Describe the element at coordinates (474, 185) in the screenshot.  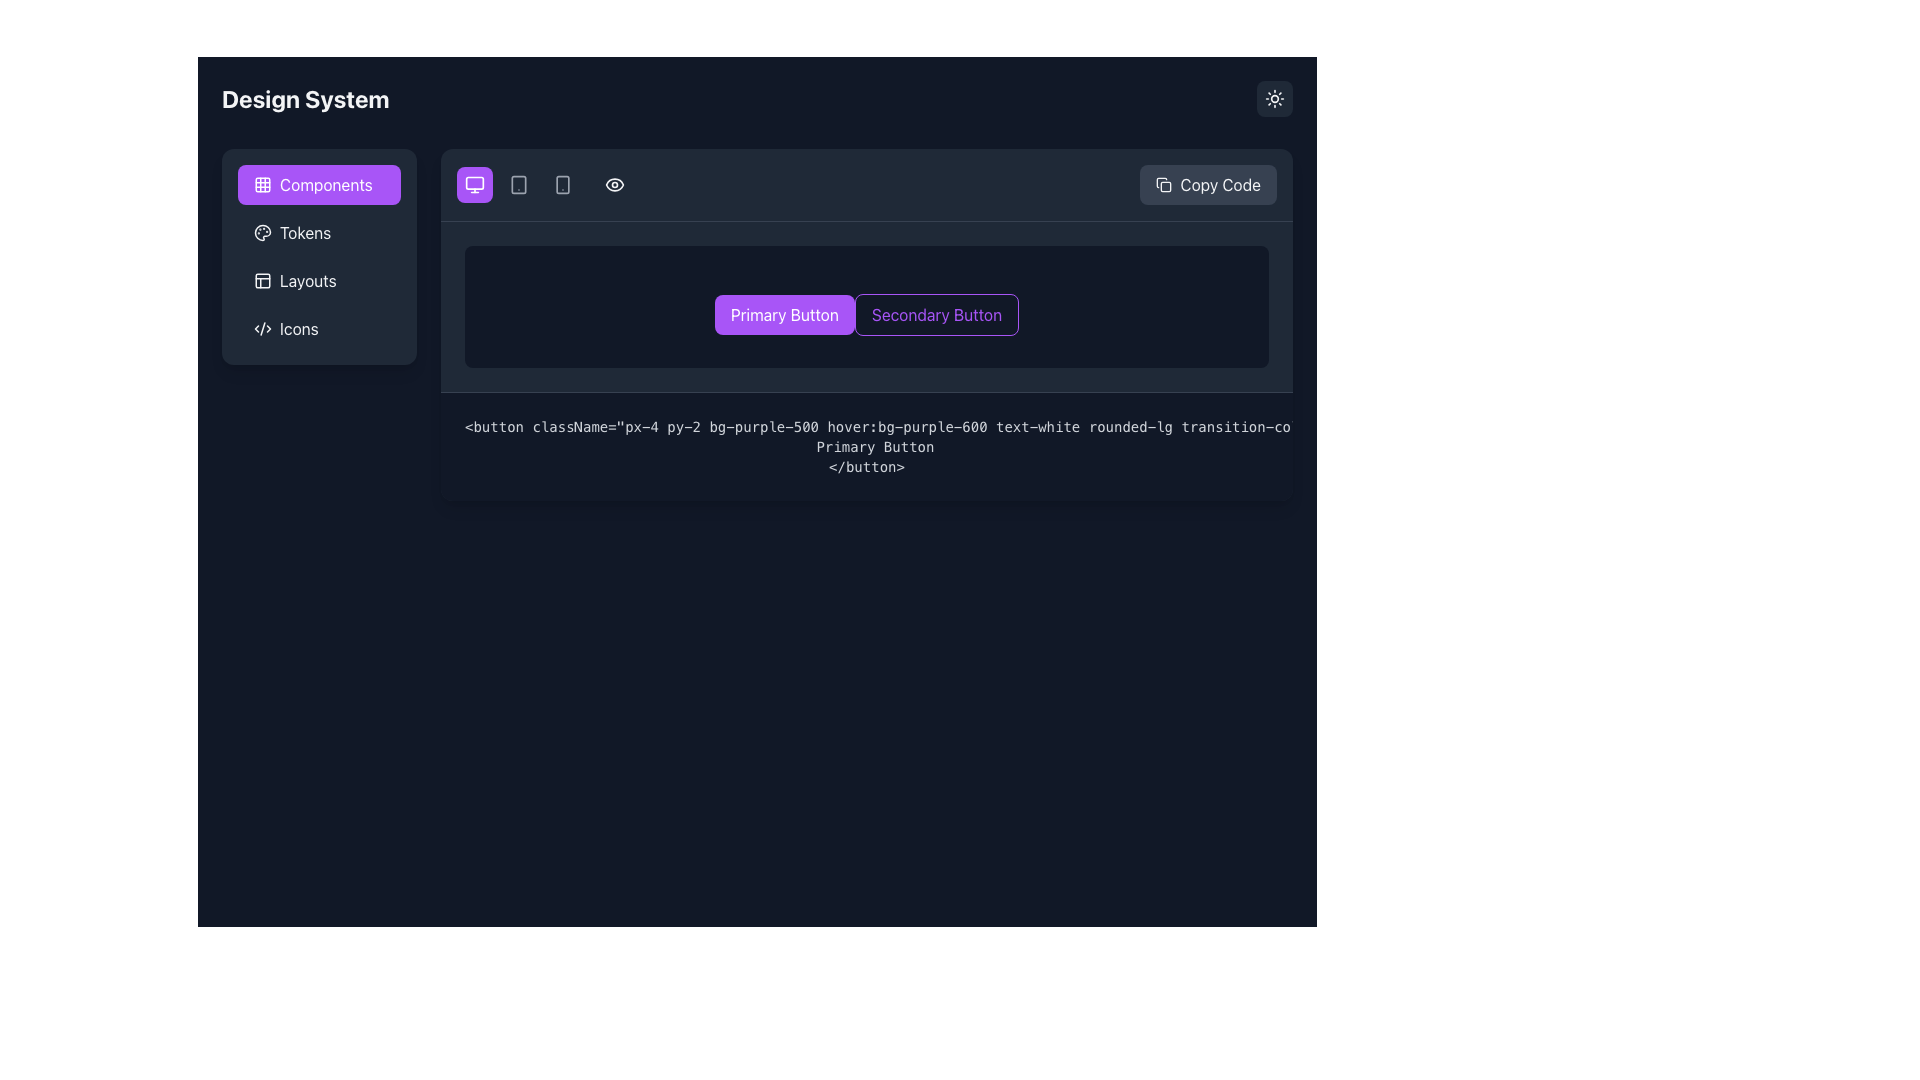
I see `the monitor icon button located inside the purple button at the upper portion of the interface` at that location.